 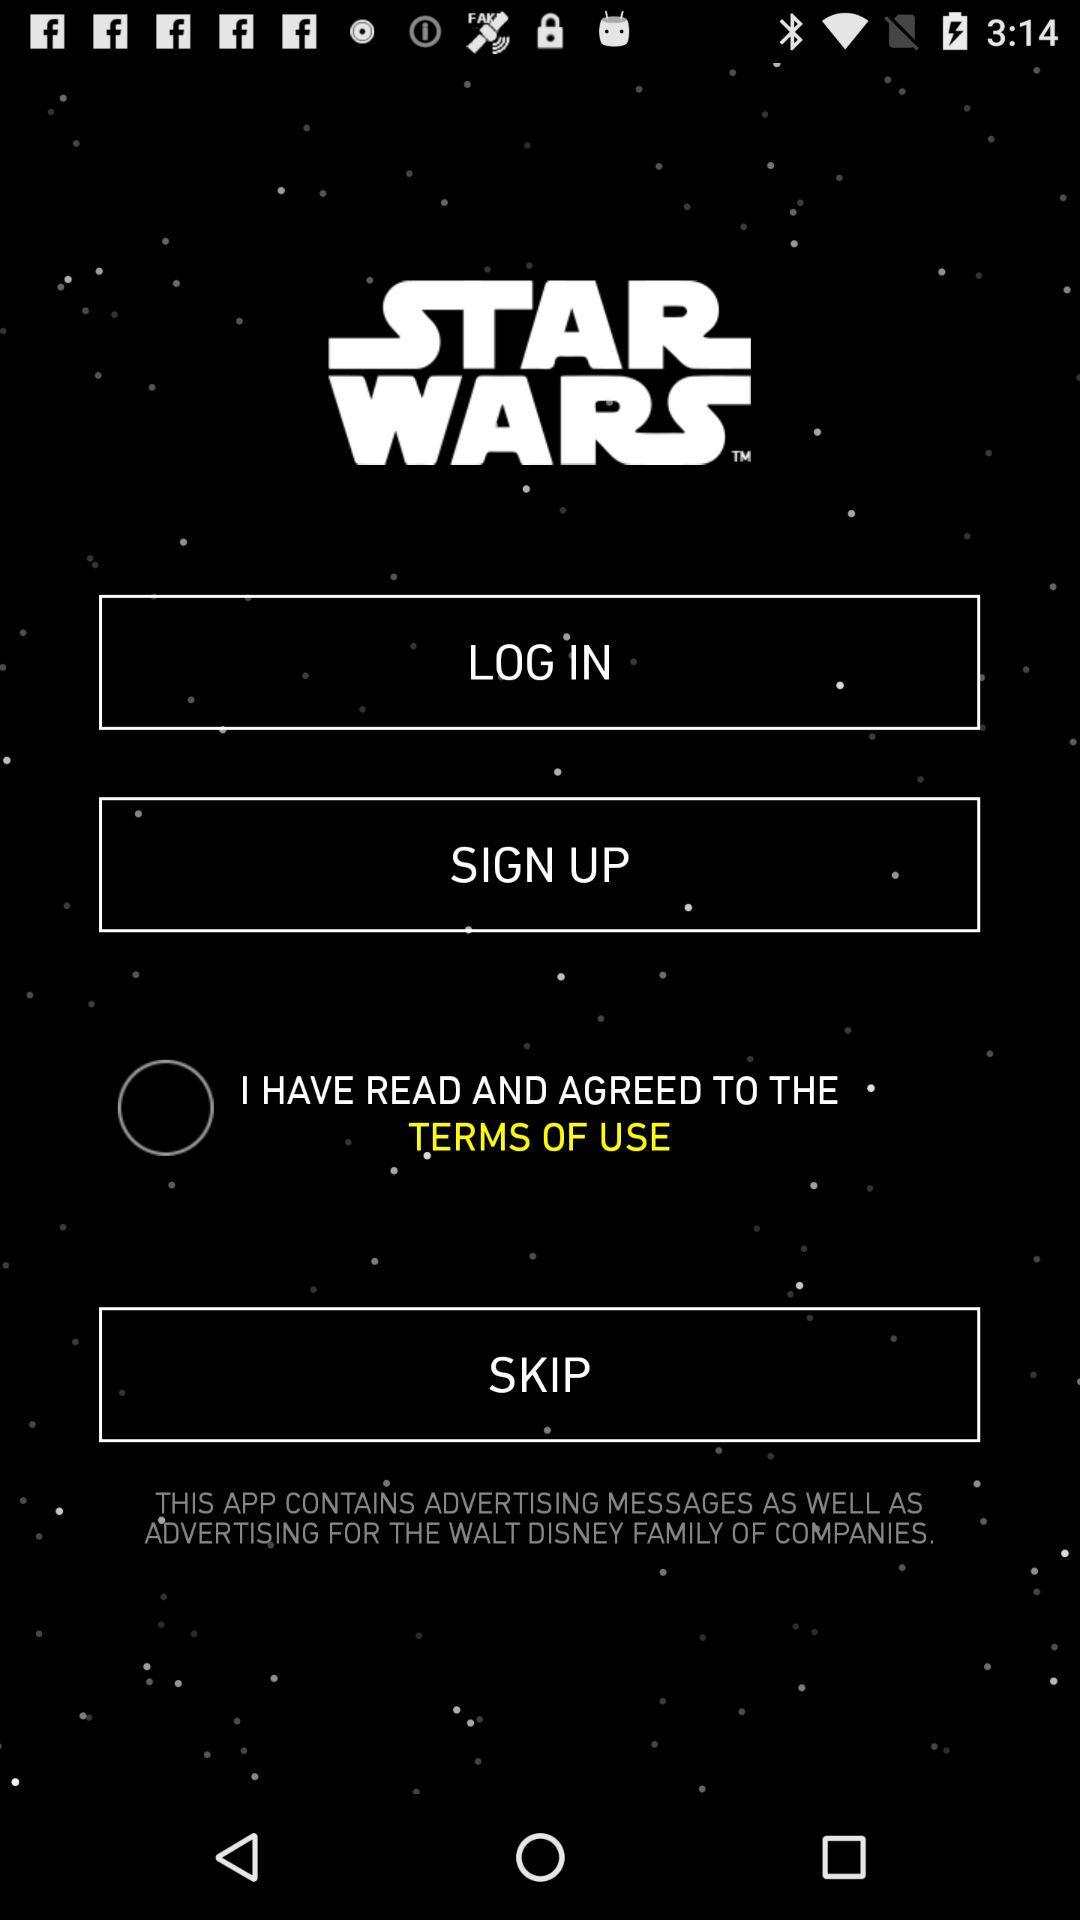 What do you see at coordinates (538, 1136) in the screenshot?
I see `item above skip button` at bounding box center [538, 1136].